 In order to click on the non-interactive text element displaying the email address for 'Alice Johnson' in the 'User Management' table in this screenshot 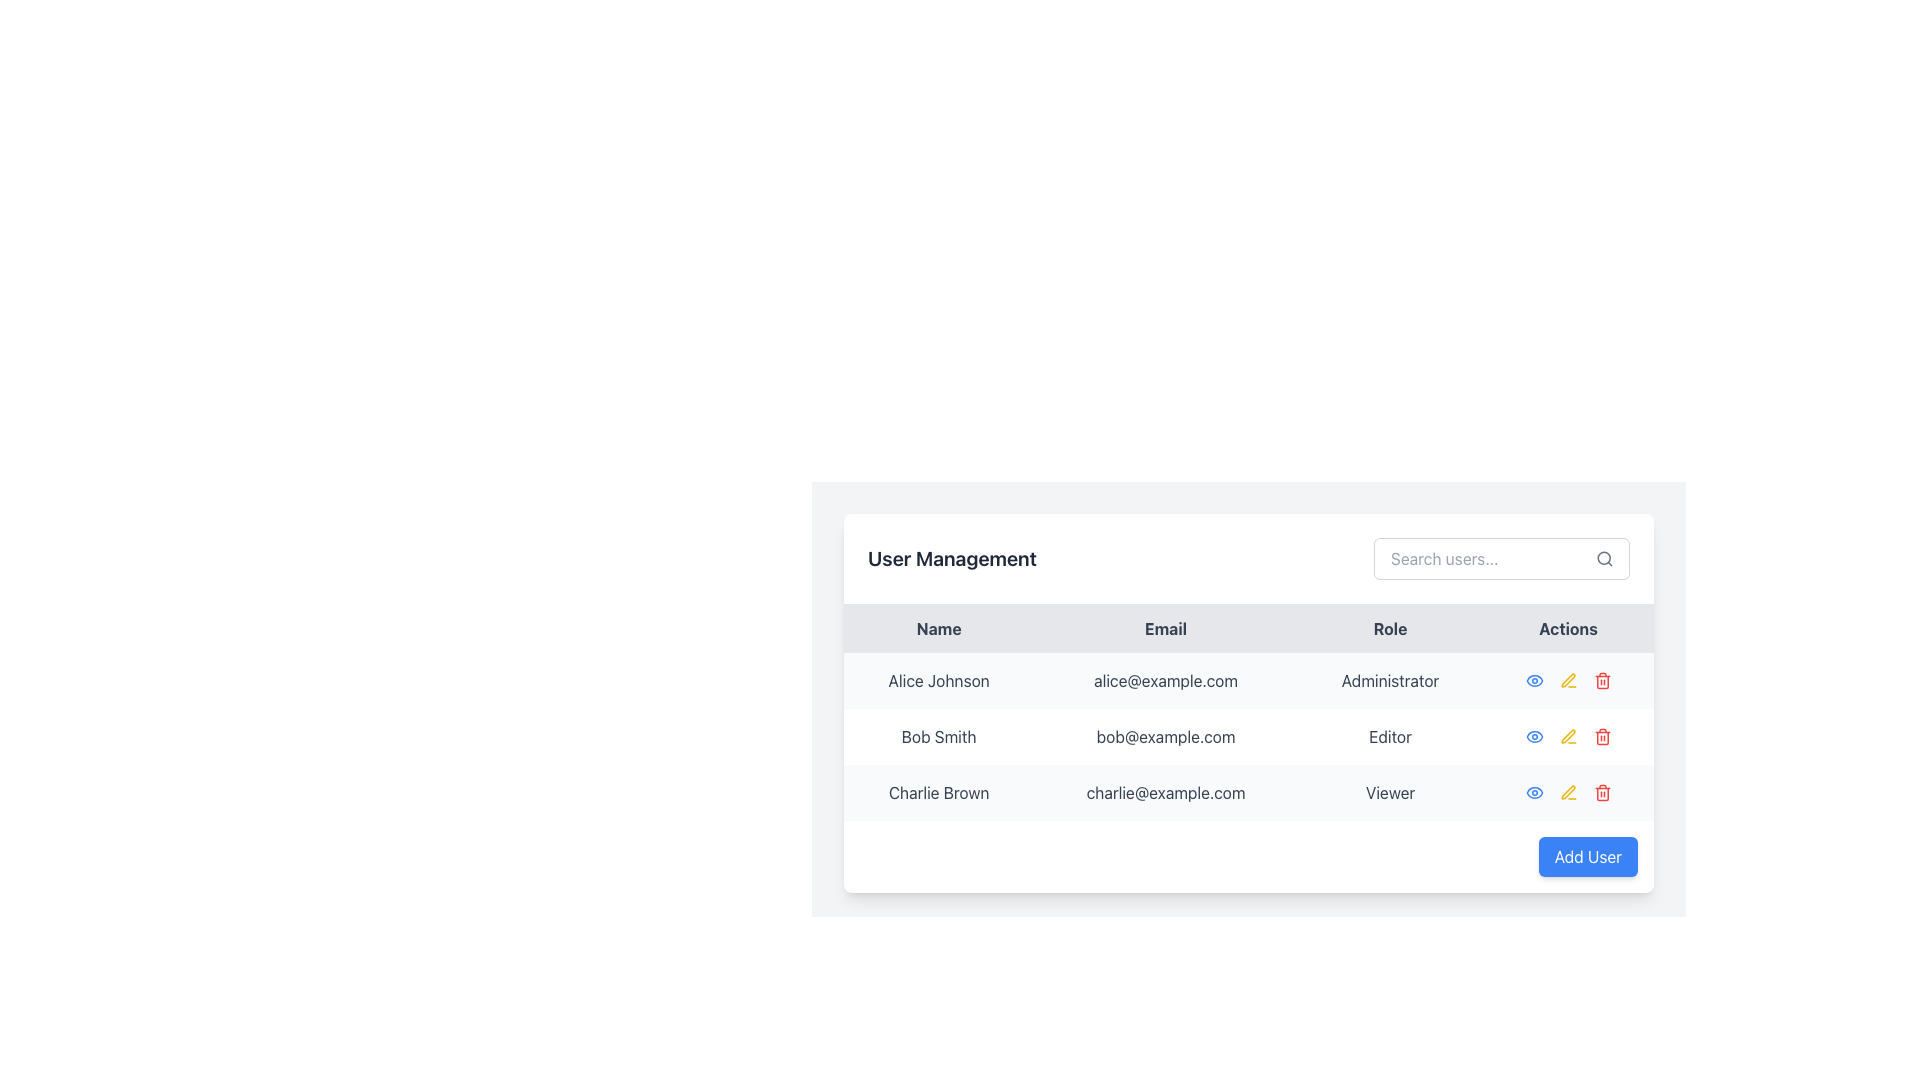, I will do `click(1166, 680)`.